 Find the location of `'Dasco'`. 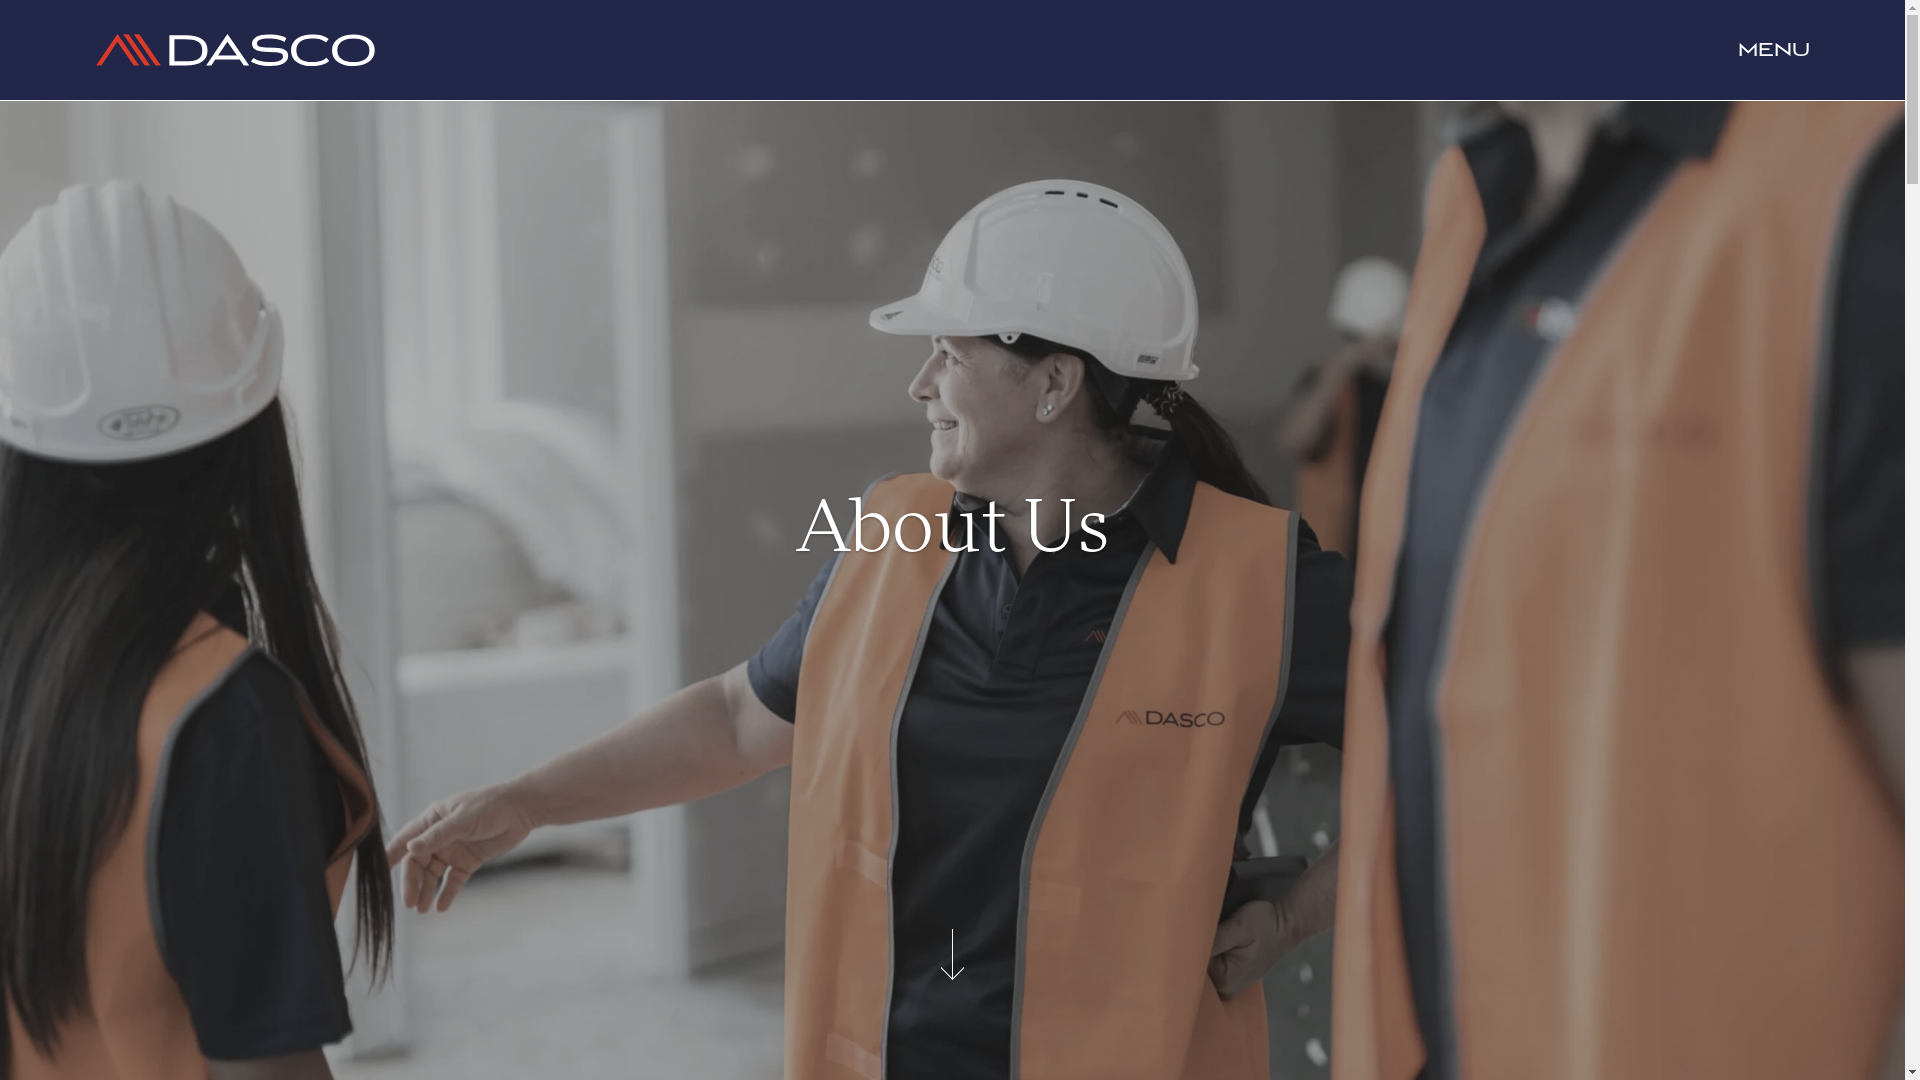

'Dasco' is located at coordinates (94, 49).